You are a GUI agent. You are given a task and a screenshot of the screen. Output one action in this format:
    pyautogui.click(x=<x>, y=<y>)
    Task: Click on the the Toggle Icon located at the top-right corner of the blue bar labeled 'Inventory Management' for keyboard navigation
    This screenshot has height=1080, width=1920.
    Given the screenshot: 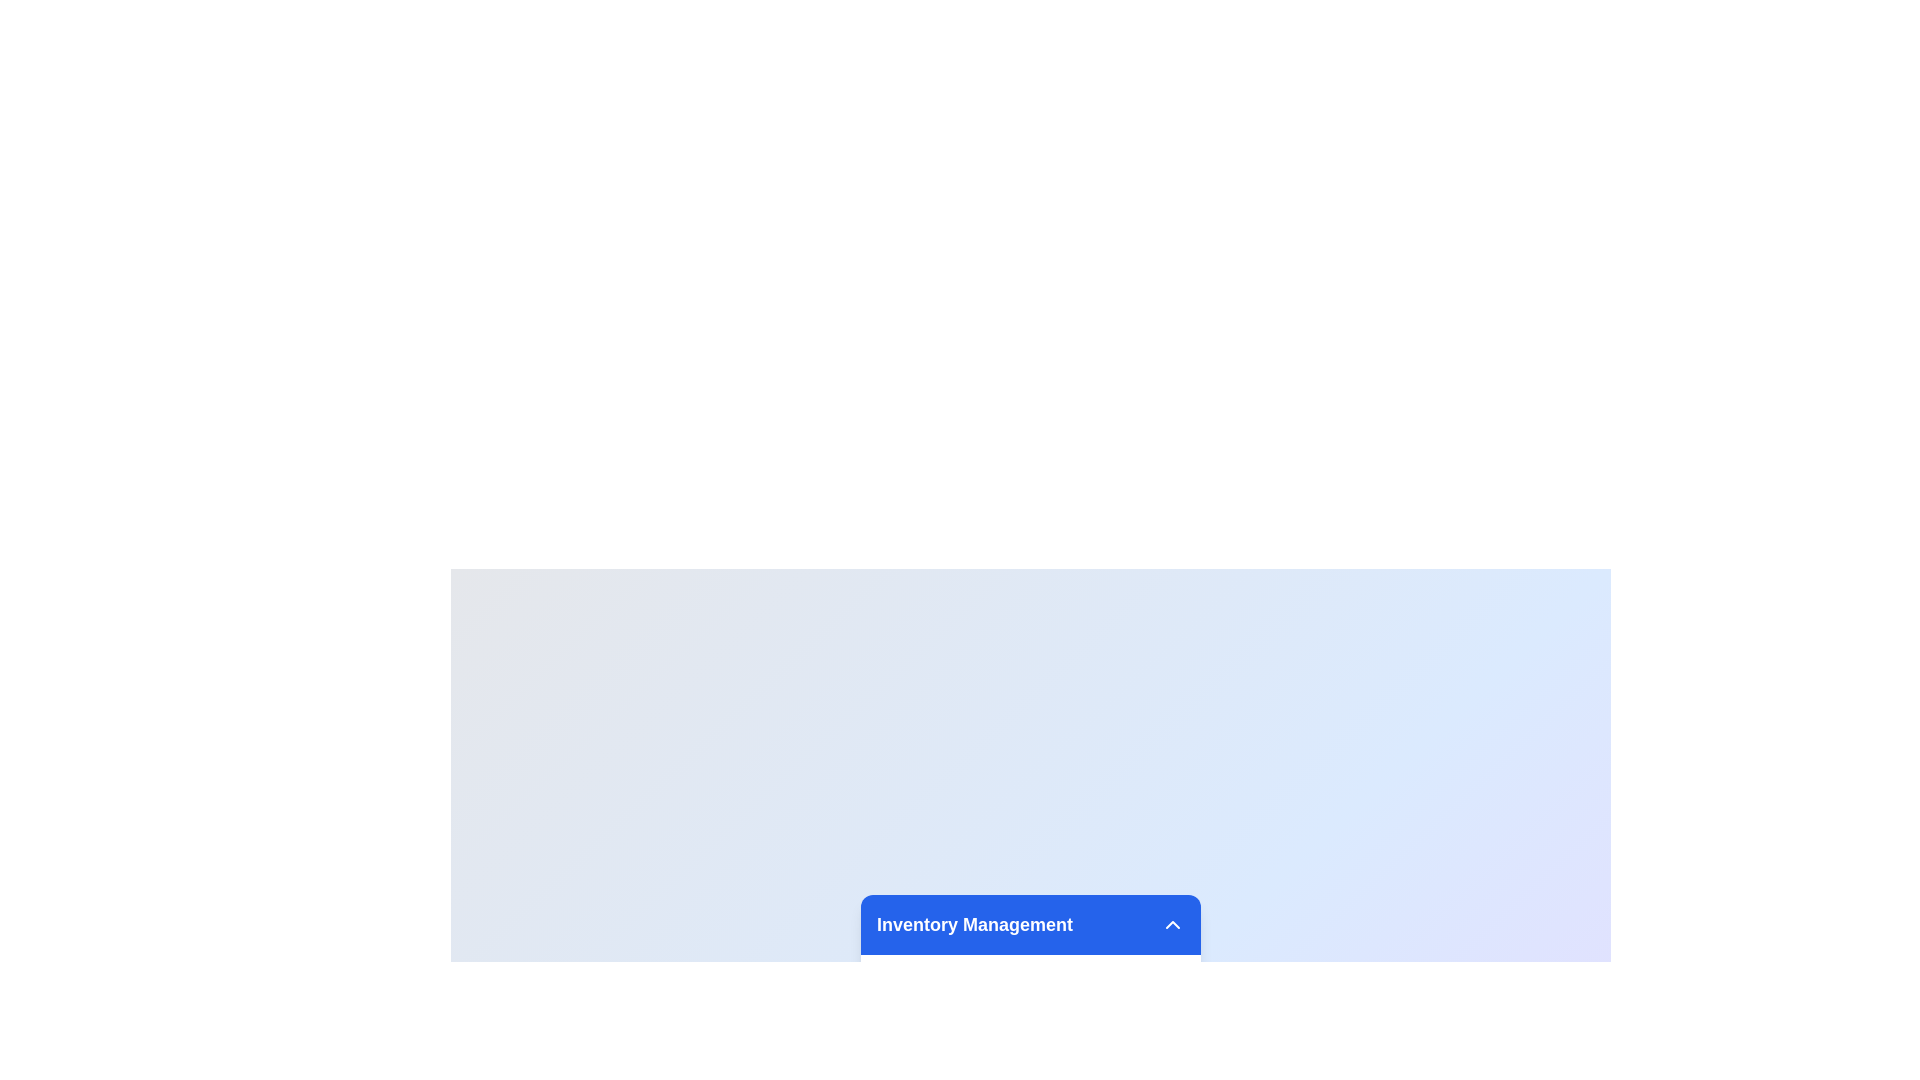 What is the action you would take?
    pyautogui.click(x=1172, y=925)
    